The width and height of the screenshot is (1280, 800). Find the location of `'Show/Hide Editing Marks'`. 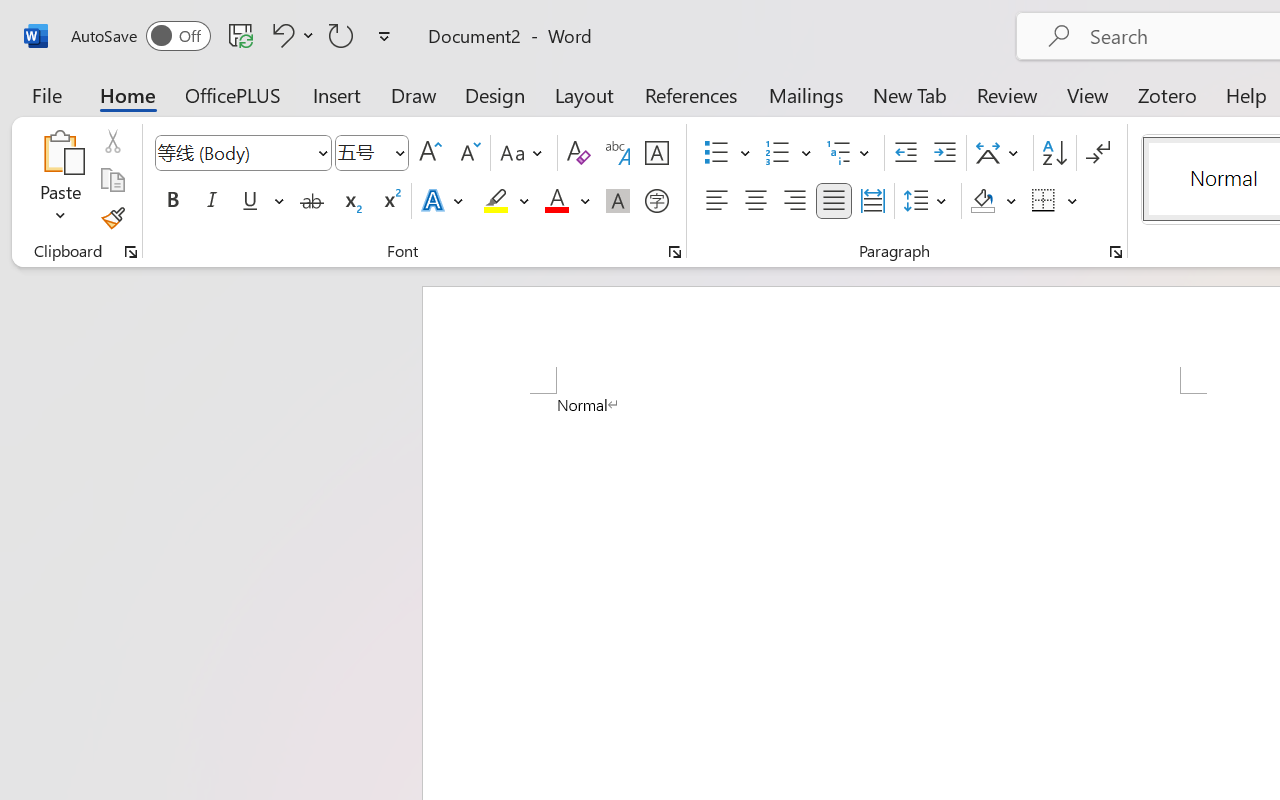

'Show/Hide Editing Marks' is located at coordinates (1097, 153).